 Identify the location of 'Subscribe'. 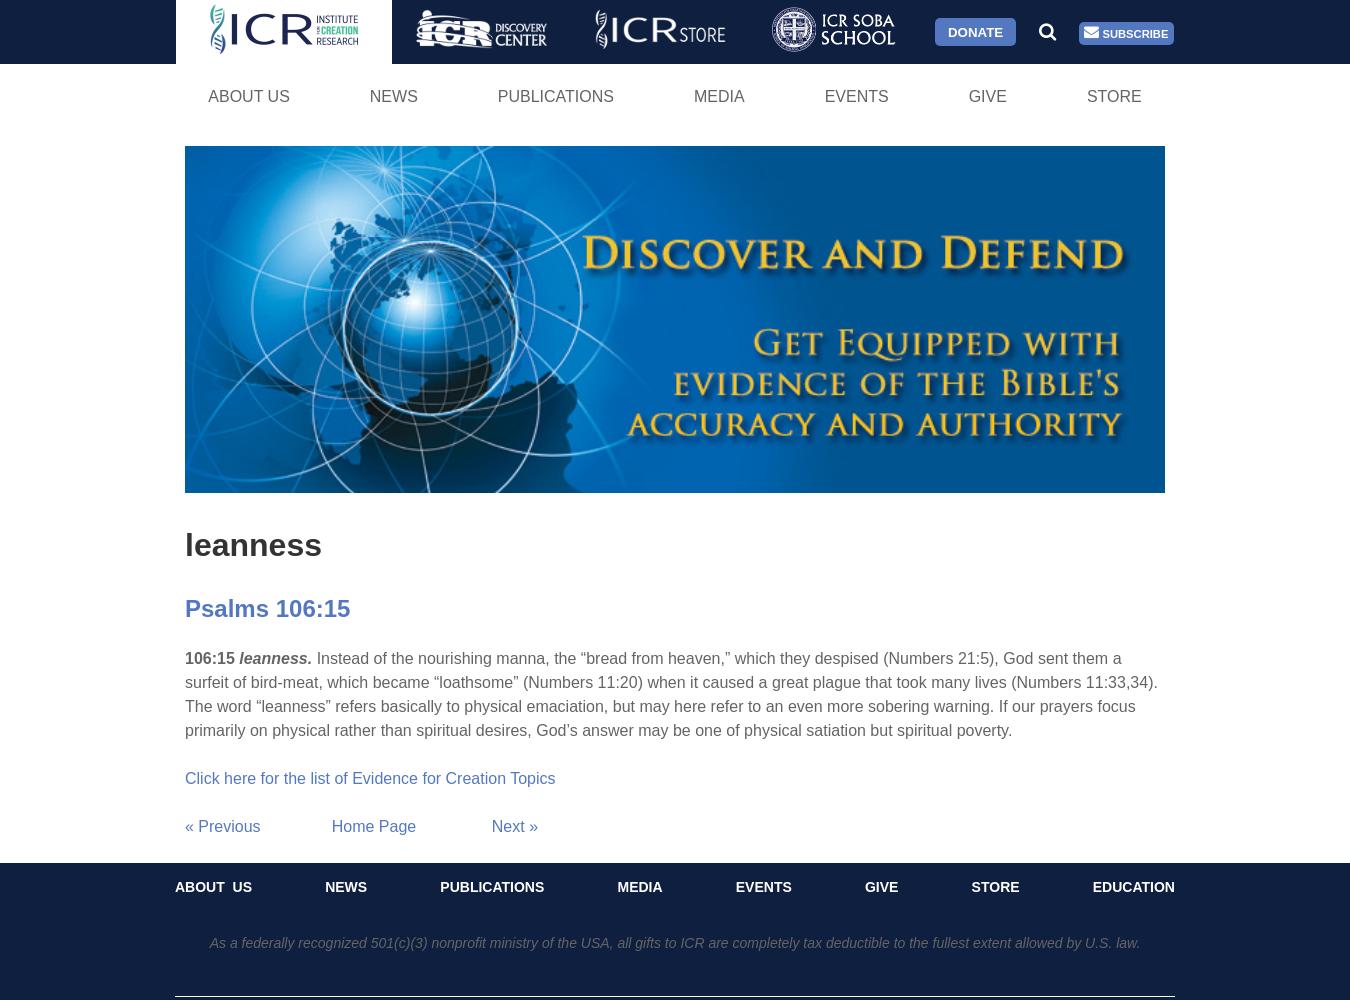
(1132, 33).